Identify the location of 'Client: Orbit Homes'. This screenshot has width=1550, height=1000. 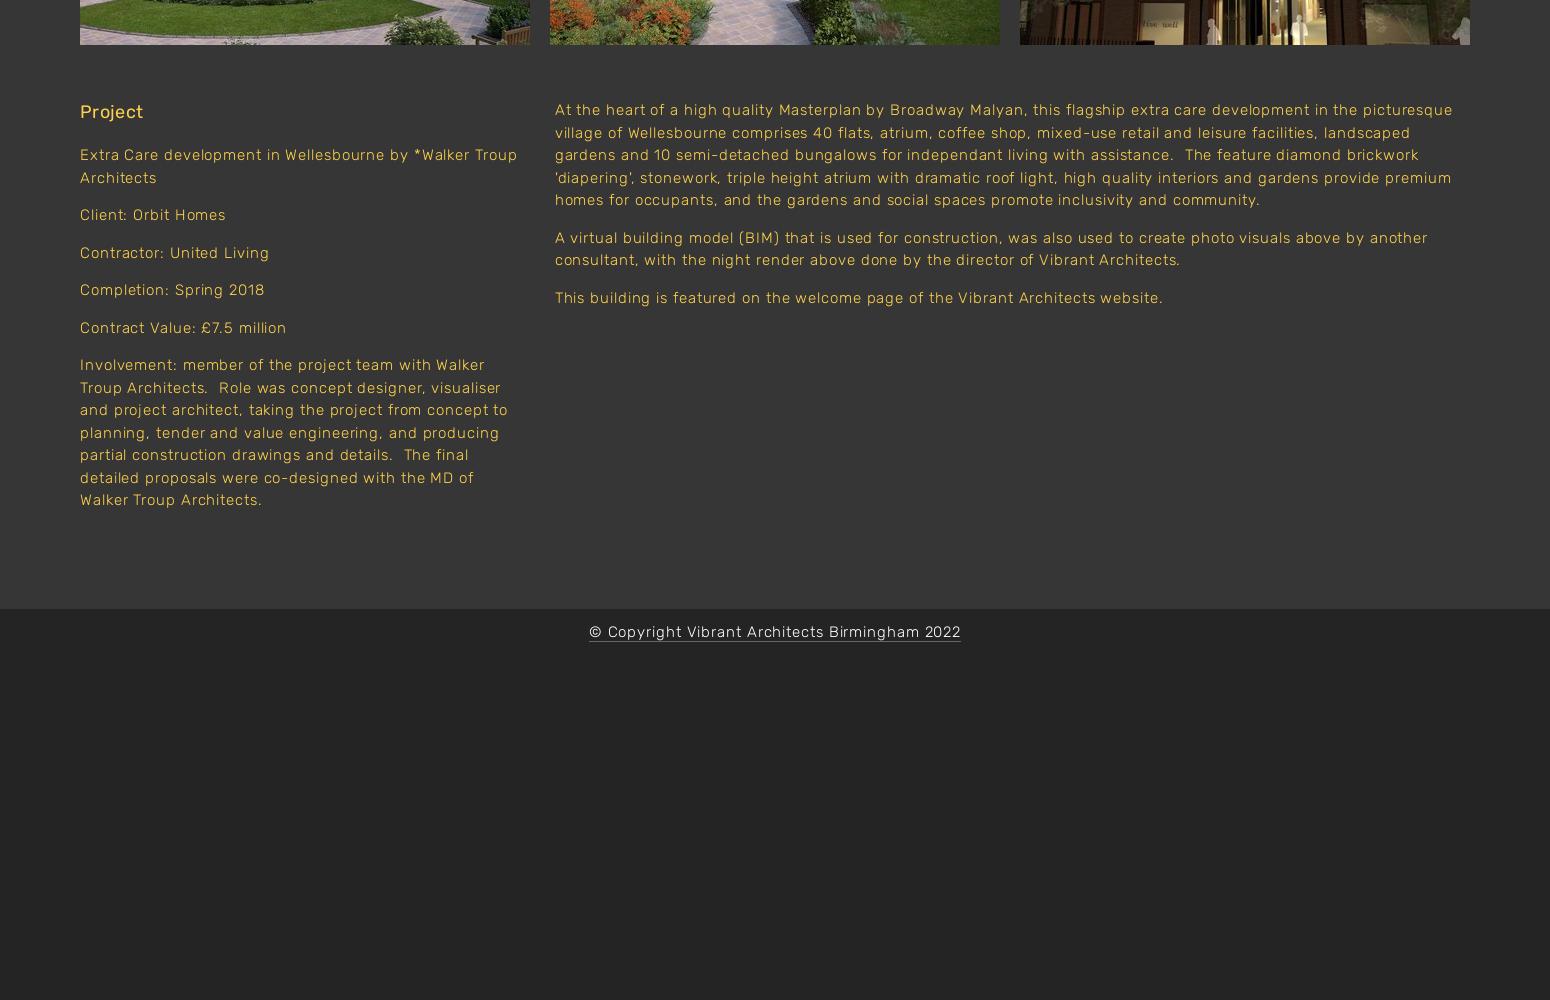
(79, 214).